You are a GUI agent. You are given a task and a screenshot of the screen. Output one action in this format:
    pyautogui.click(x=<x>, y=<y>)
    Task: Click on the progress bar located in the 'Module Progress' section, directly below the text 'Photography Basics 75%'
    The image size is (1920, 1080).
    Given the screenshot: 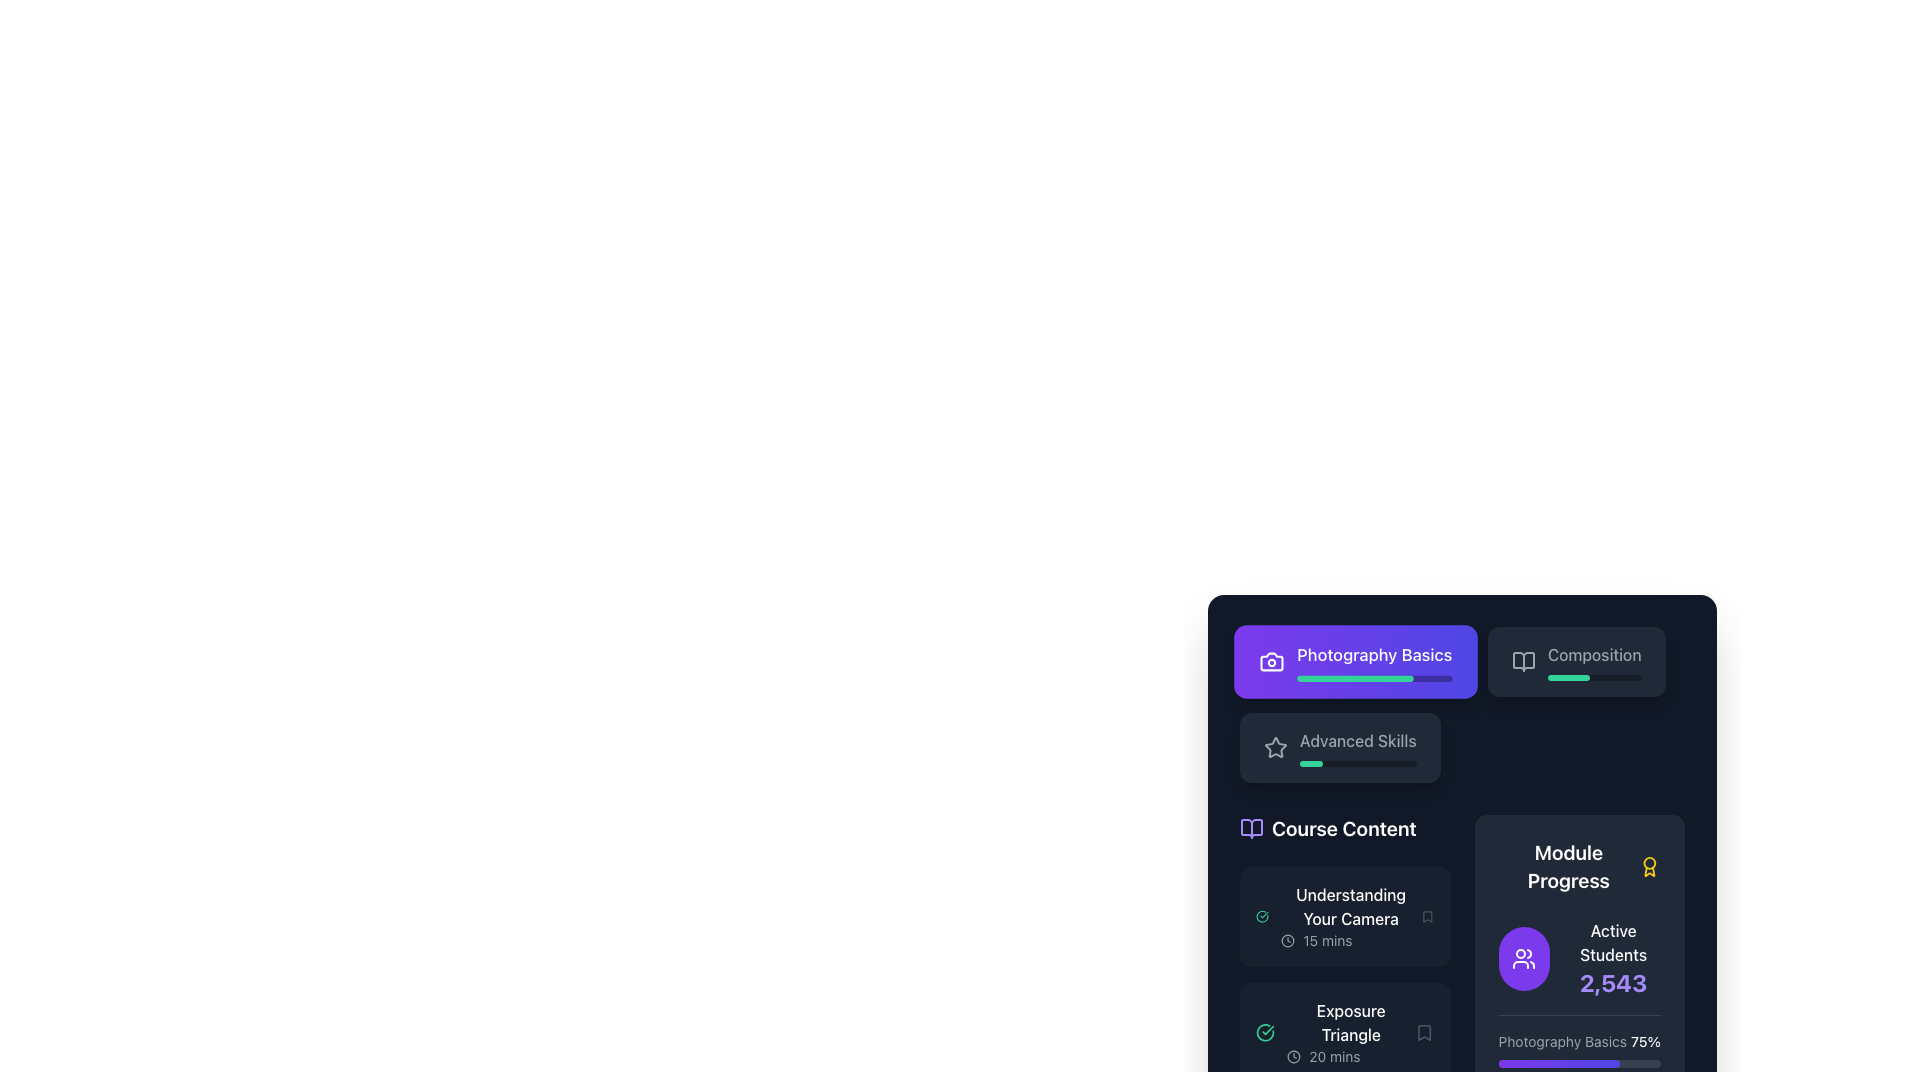 What is the action you would take?
    pyautogui.click(x=1578, y=1063)
    